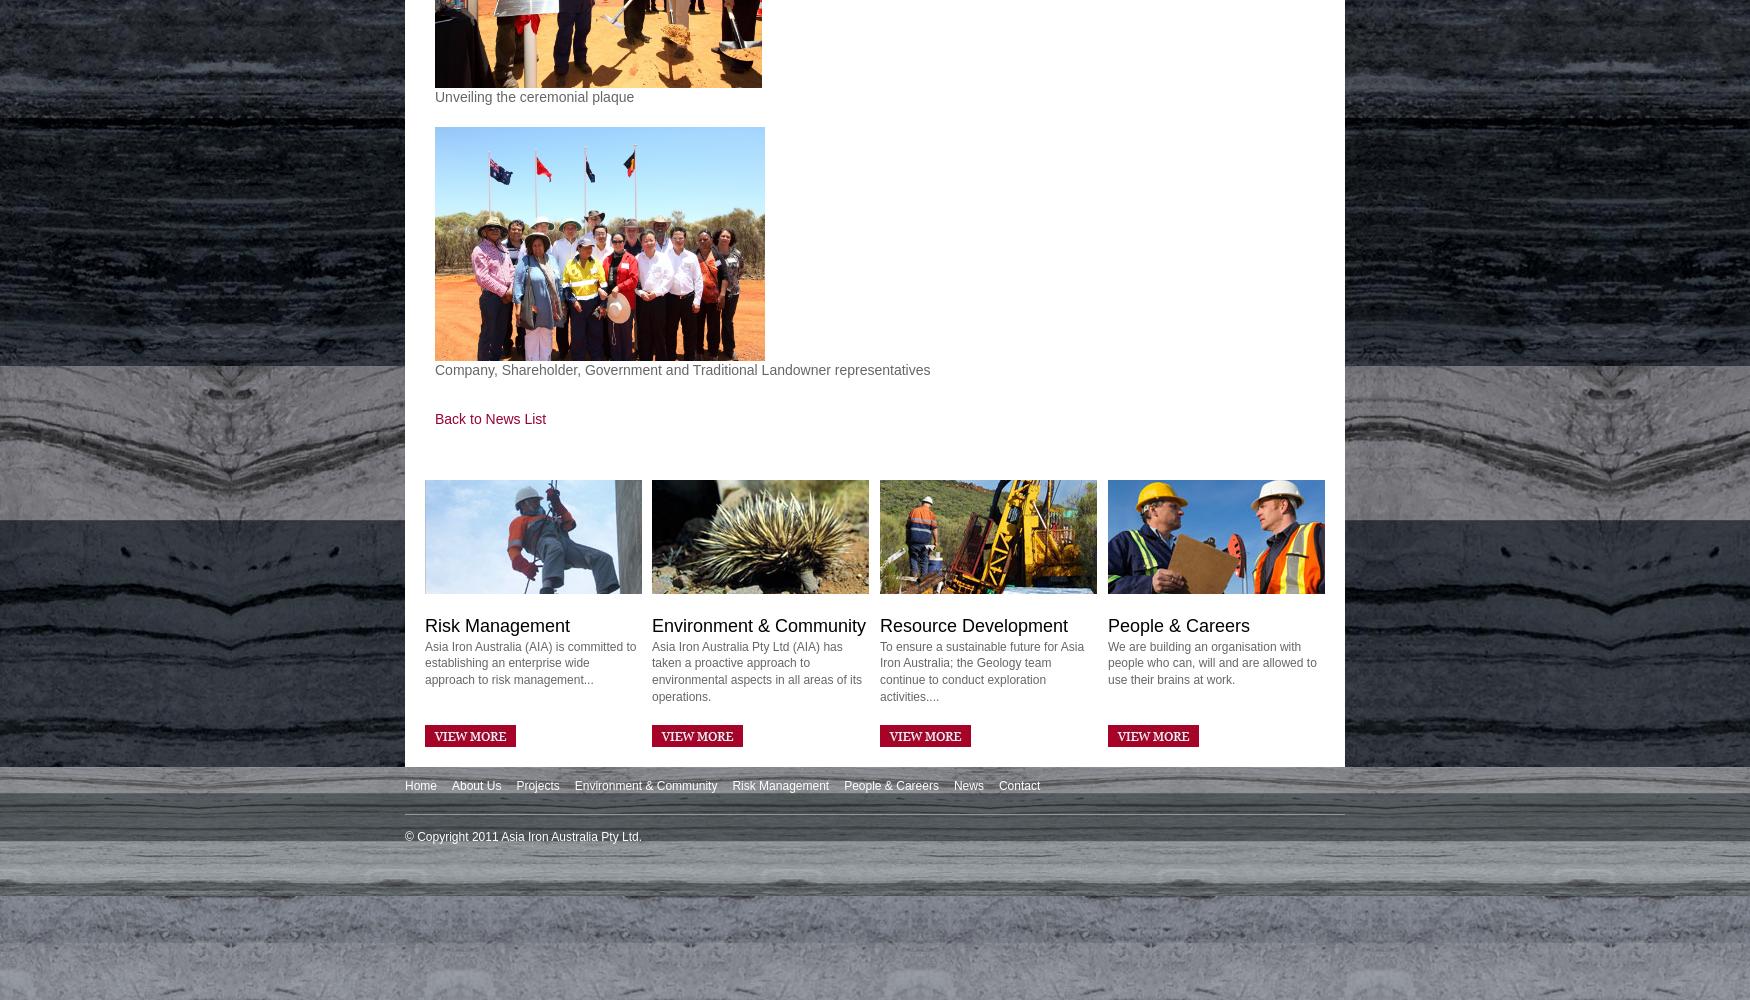 The width and height of the screenshot is (1750, 1000). What do you see at coordinates (515, 786) in the screenshot?
I see `'Projects'` at bounding box center [515, 786].